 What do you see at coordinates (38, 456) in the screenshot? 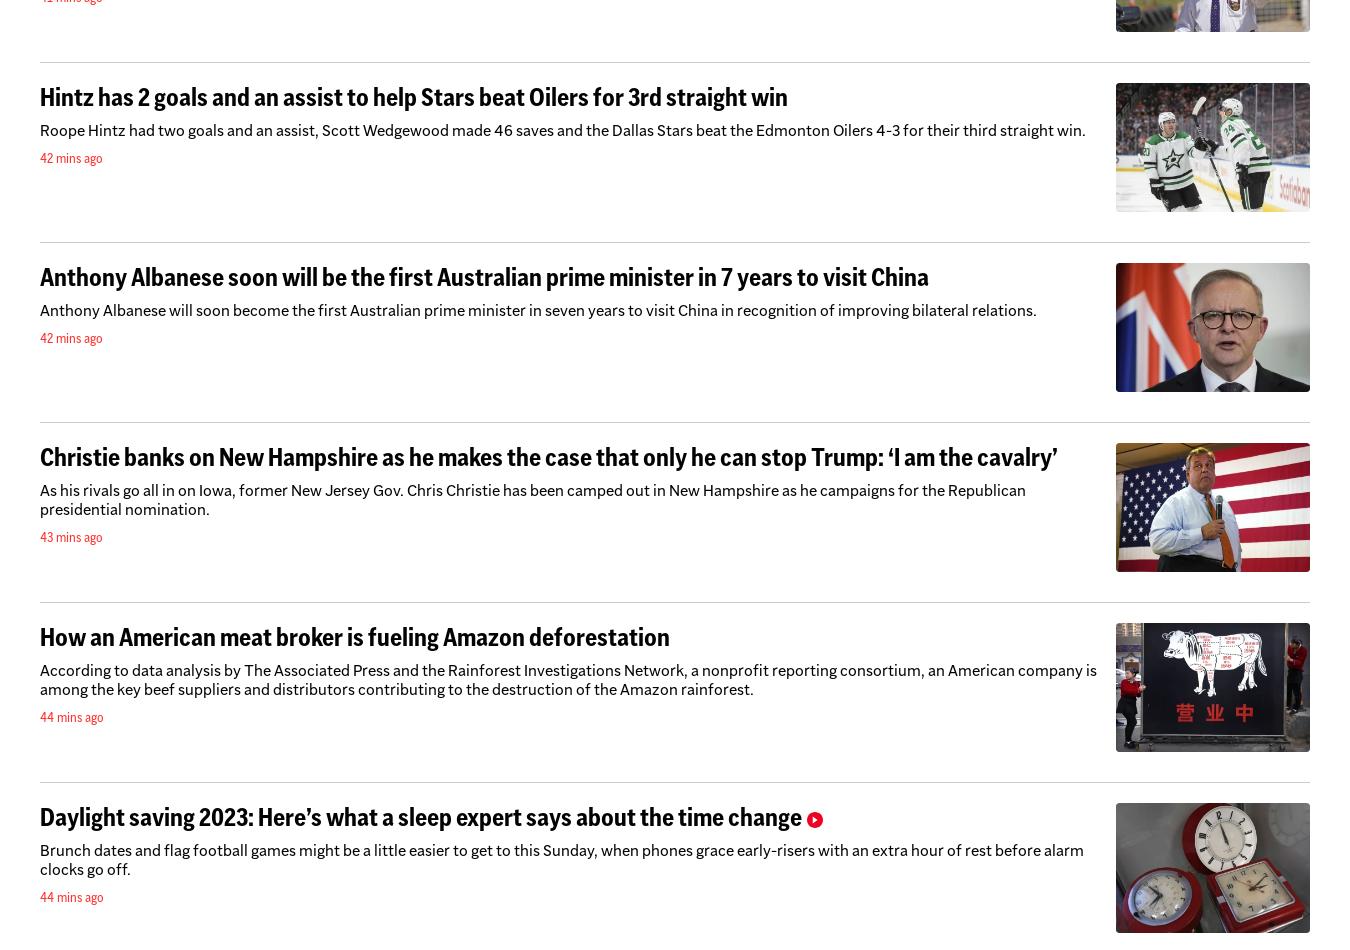
I see `'Christie banks on New Hampshire as he makes the case that only he can stop Trump: ‘I am the cavalry’'` at bounding box center [38, 456].